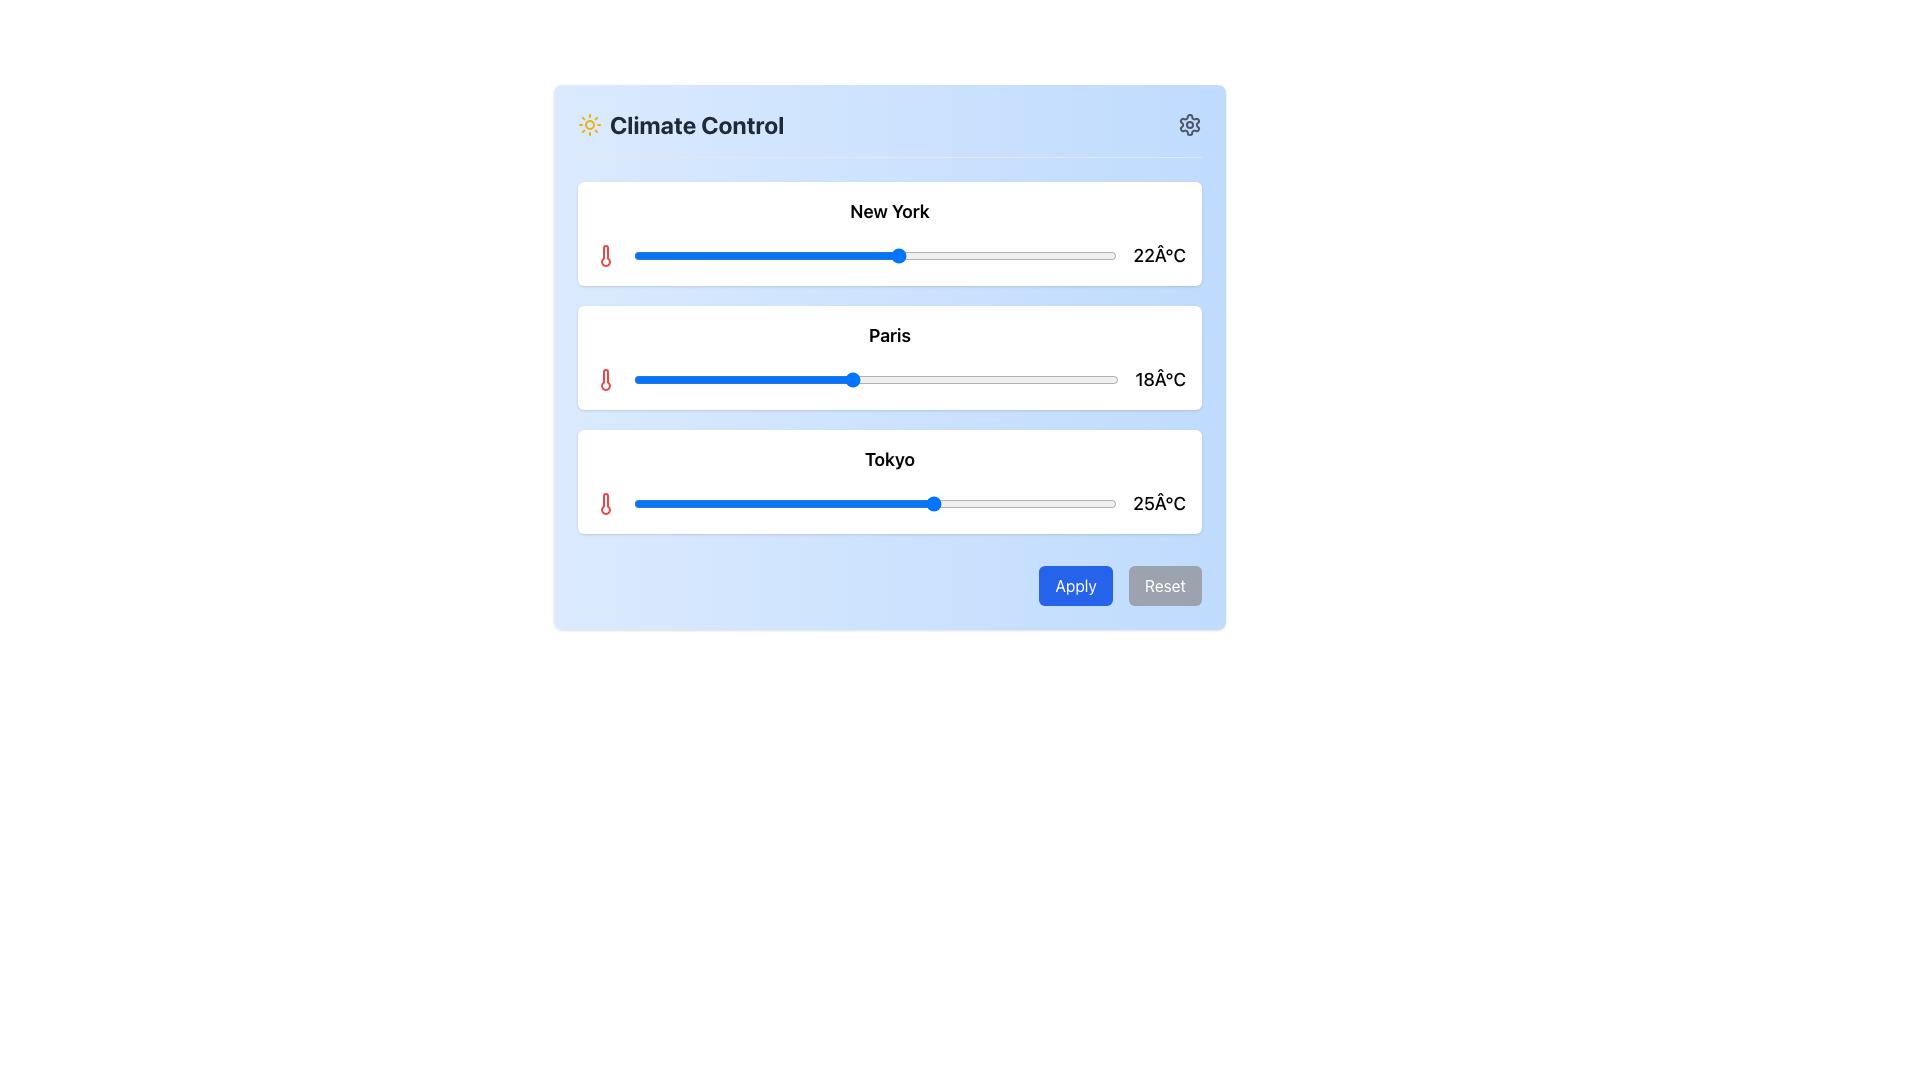  What do you see at coordinates (875, 503) in the screenshot?
I see `the Tokyo temperature` at bounding box center [875, 503].